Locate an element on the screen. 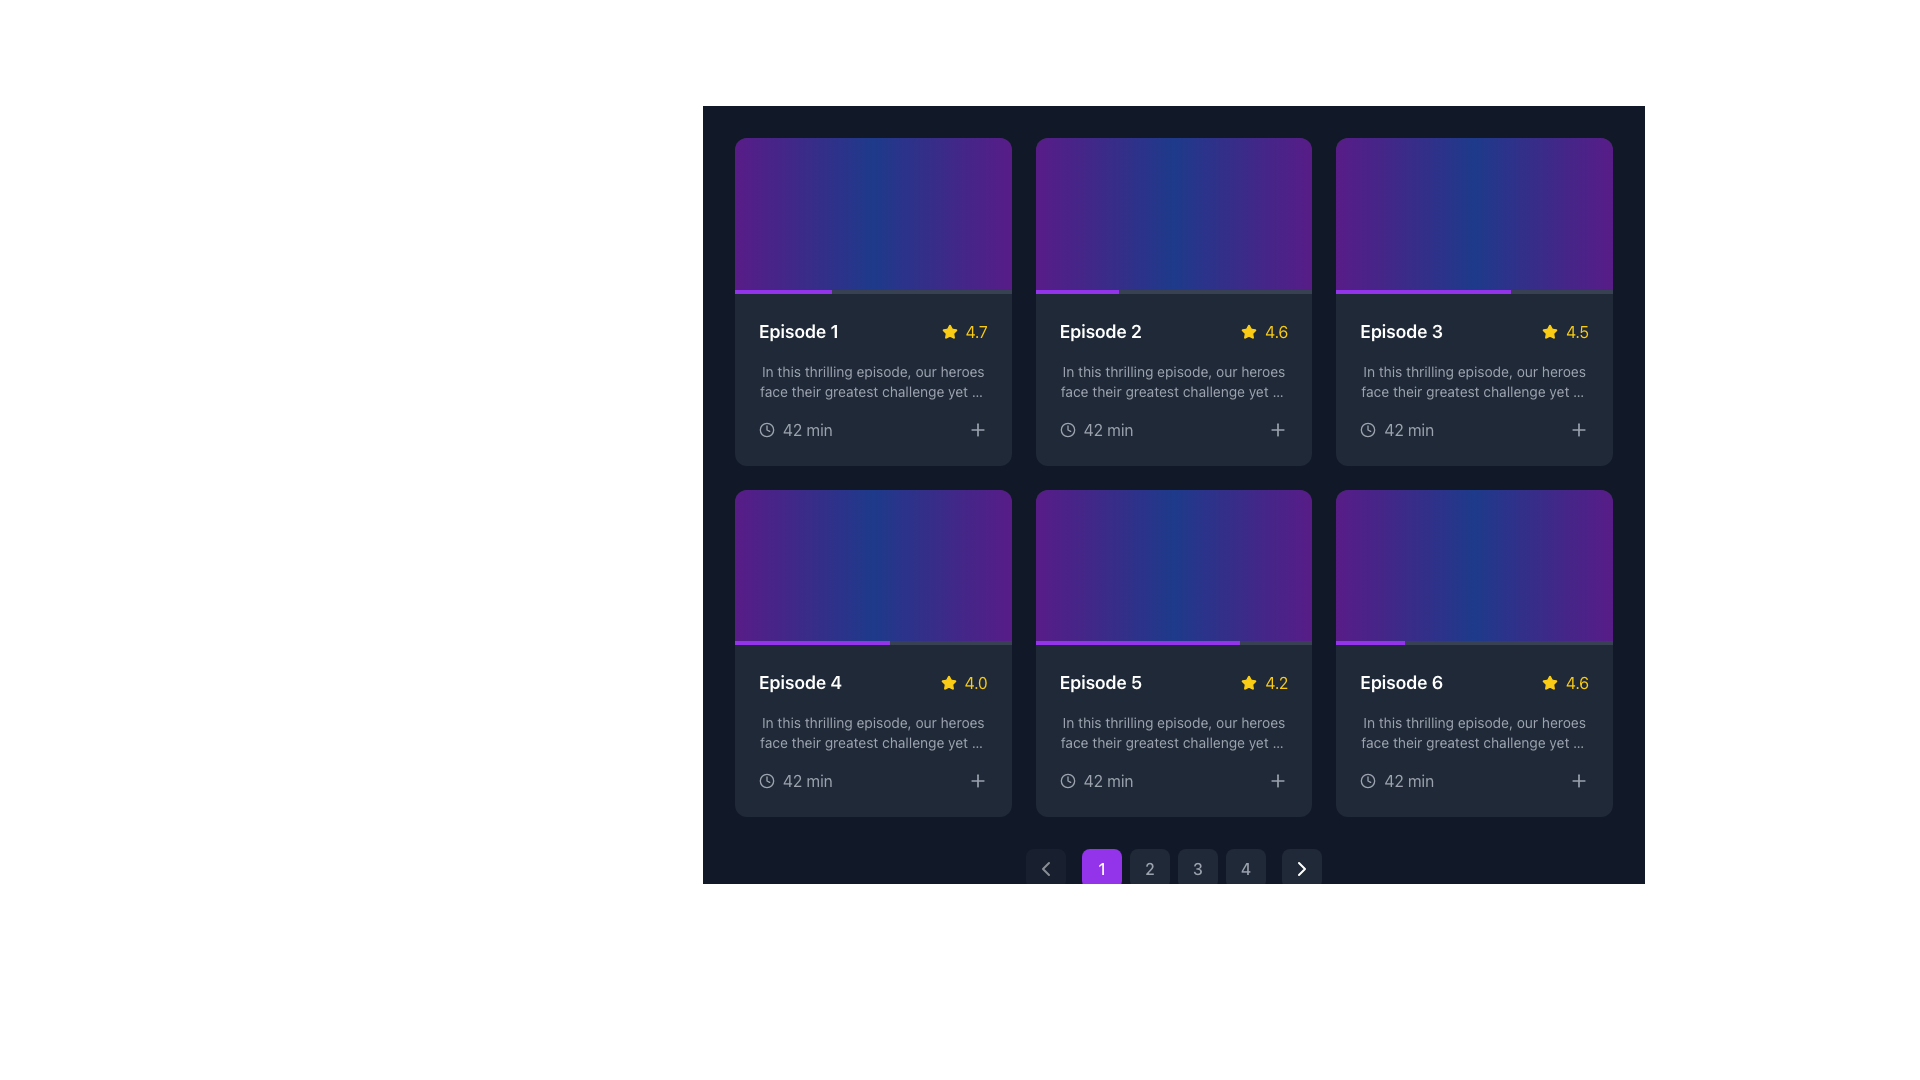 The height and width of the screenshot is (1080, 1920). the area adjacent to the progress bar located at the bottom of the 'Episode 6' card, which is represented by a narrow, horizontal gray bar with a purple segment indicating progress is located at coordinates (1474, 643).